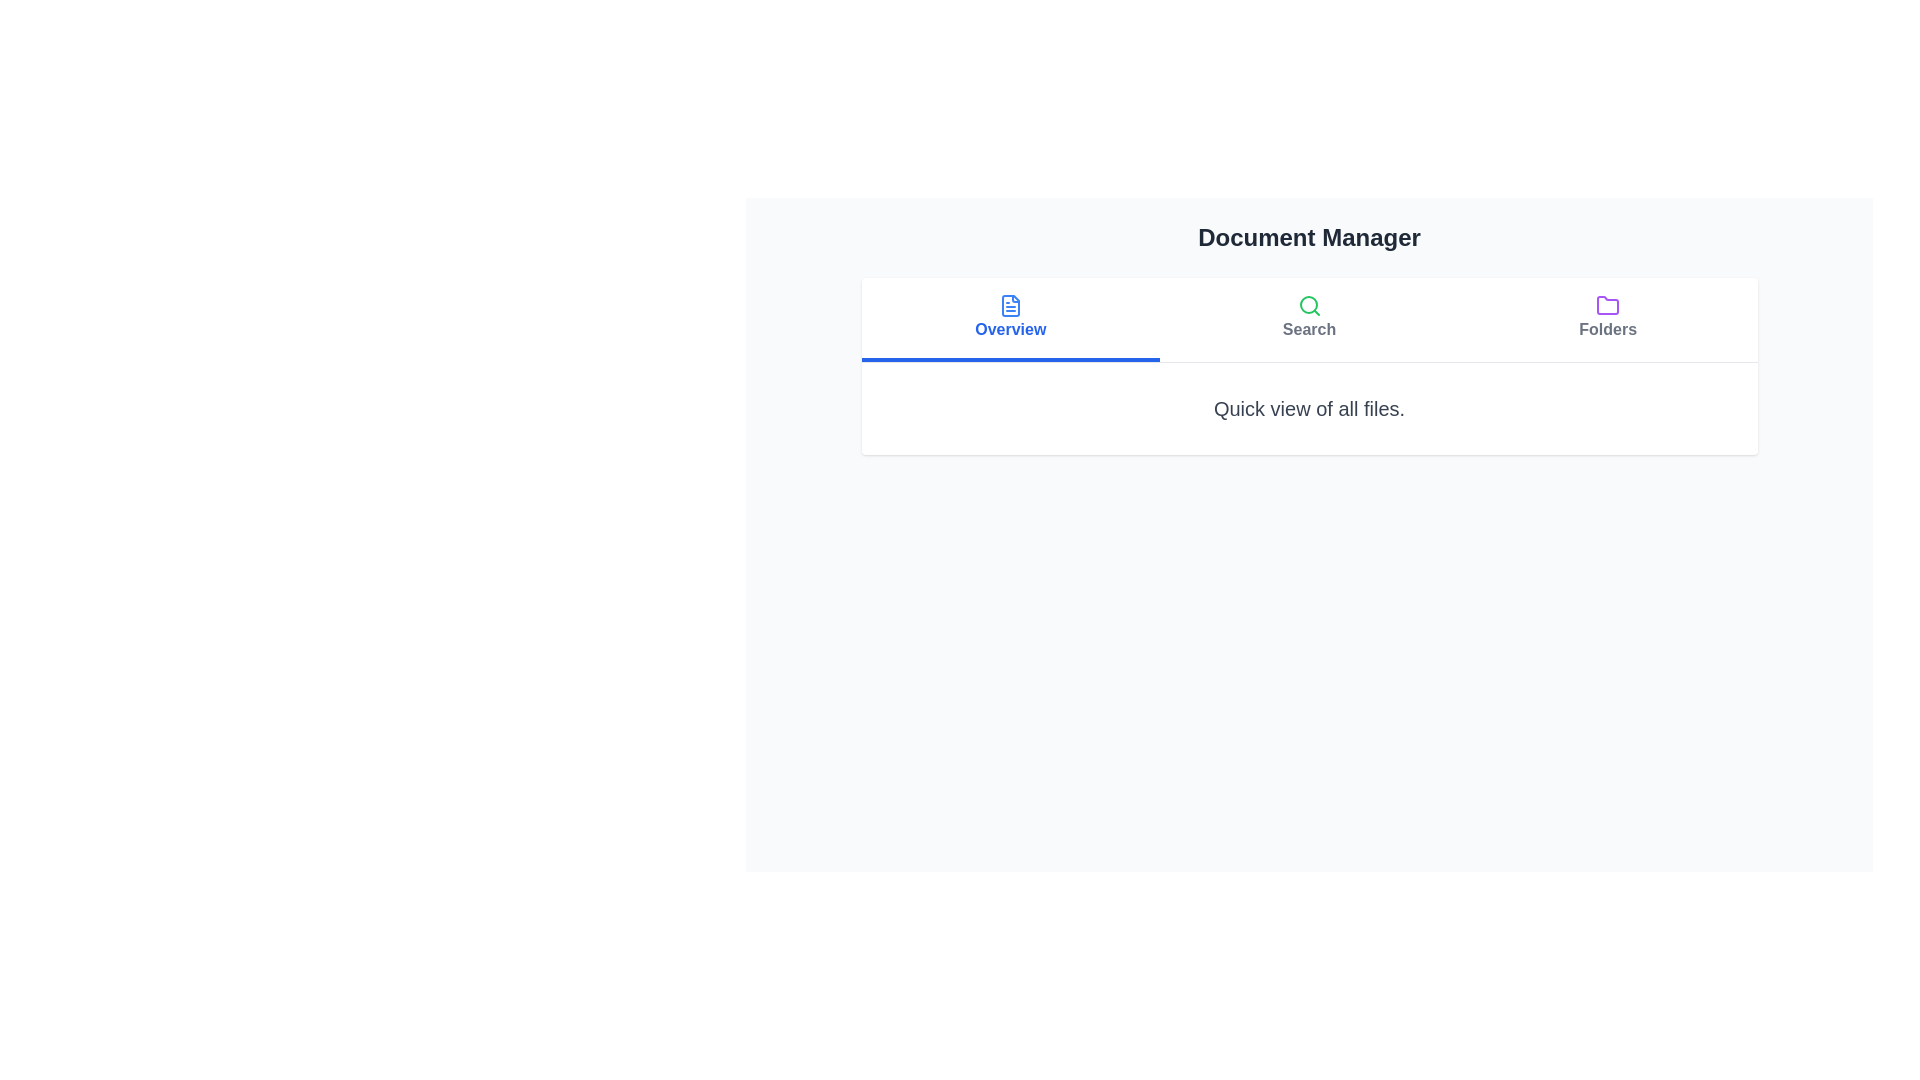  I want to click on the folder icon with a purple outline located to the right of the 'Folders' header, so click(1608, 305).